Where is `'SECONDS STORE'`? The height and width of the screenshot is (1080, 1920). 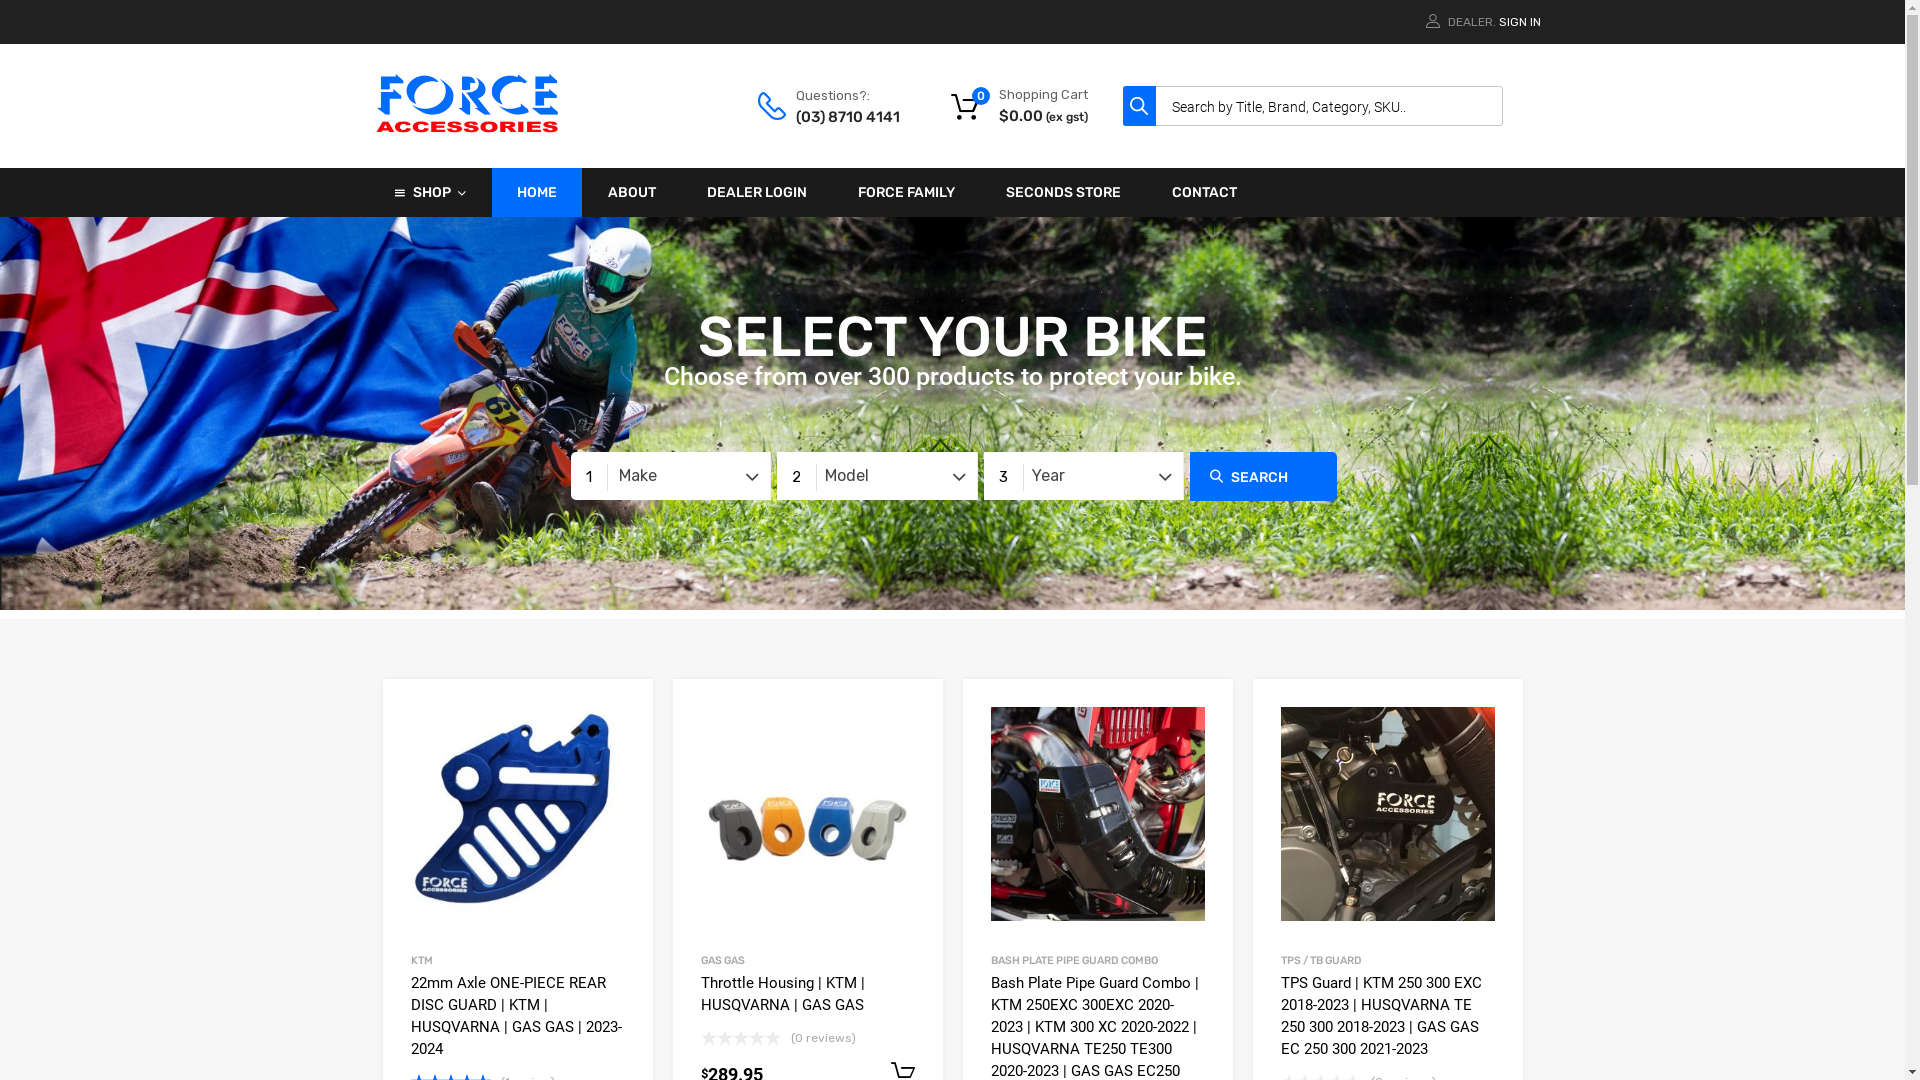 'SECONDS STORE' is located at coordinates (1061, 192).